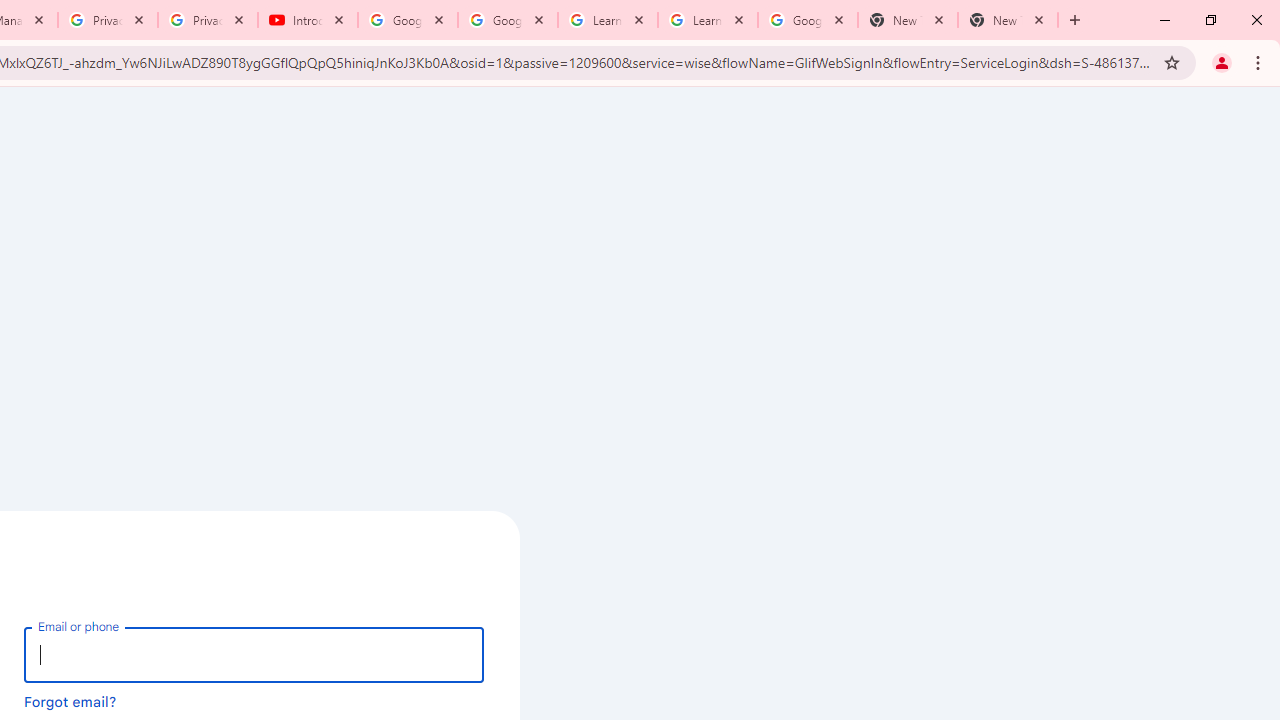 The height and width of the screenshot is (720, 1280). What do you see at coordinates (253, 654) in the screenshot?
I see `'Email or phone'` at bounding box center [253, 654].